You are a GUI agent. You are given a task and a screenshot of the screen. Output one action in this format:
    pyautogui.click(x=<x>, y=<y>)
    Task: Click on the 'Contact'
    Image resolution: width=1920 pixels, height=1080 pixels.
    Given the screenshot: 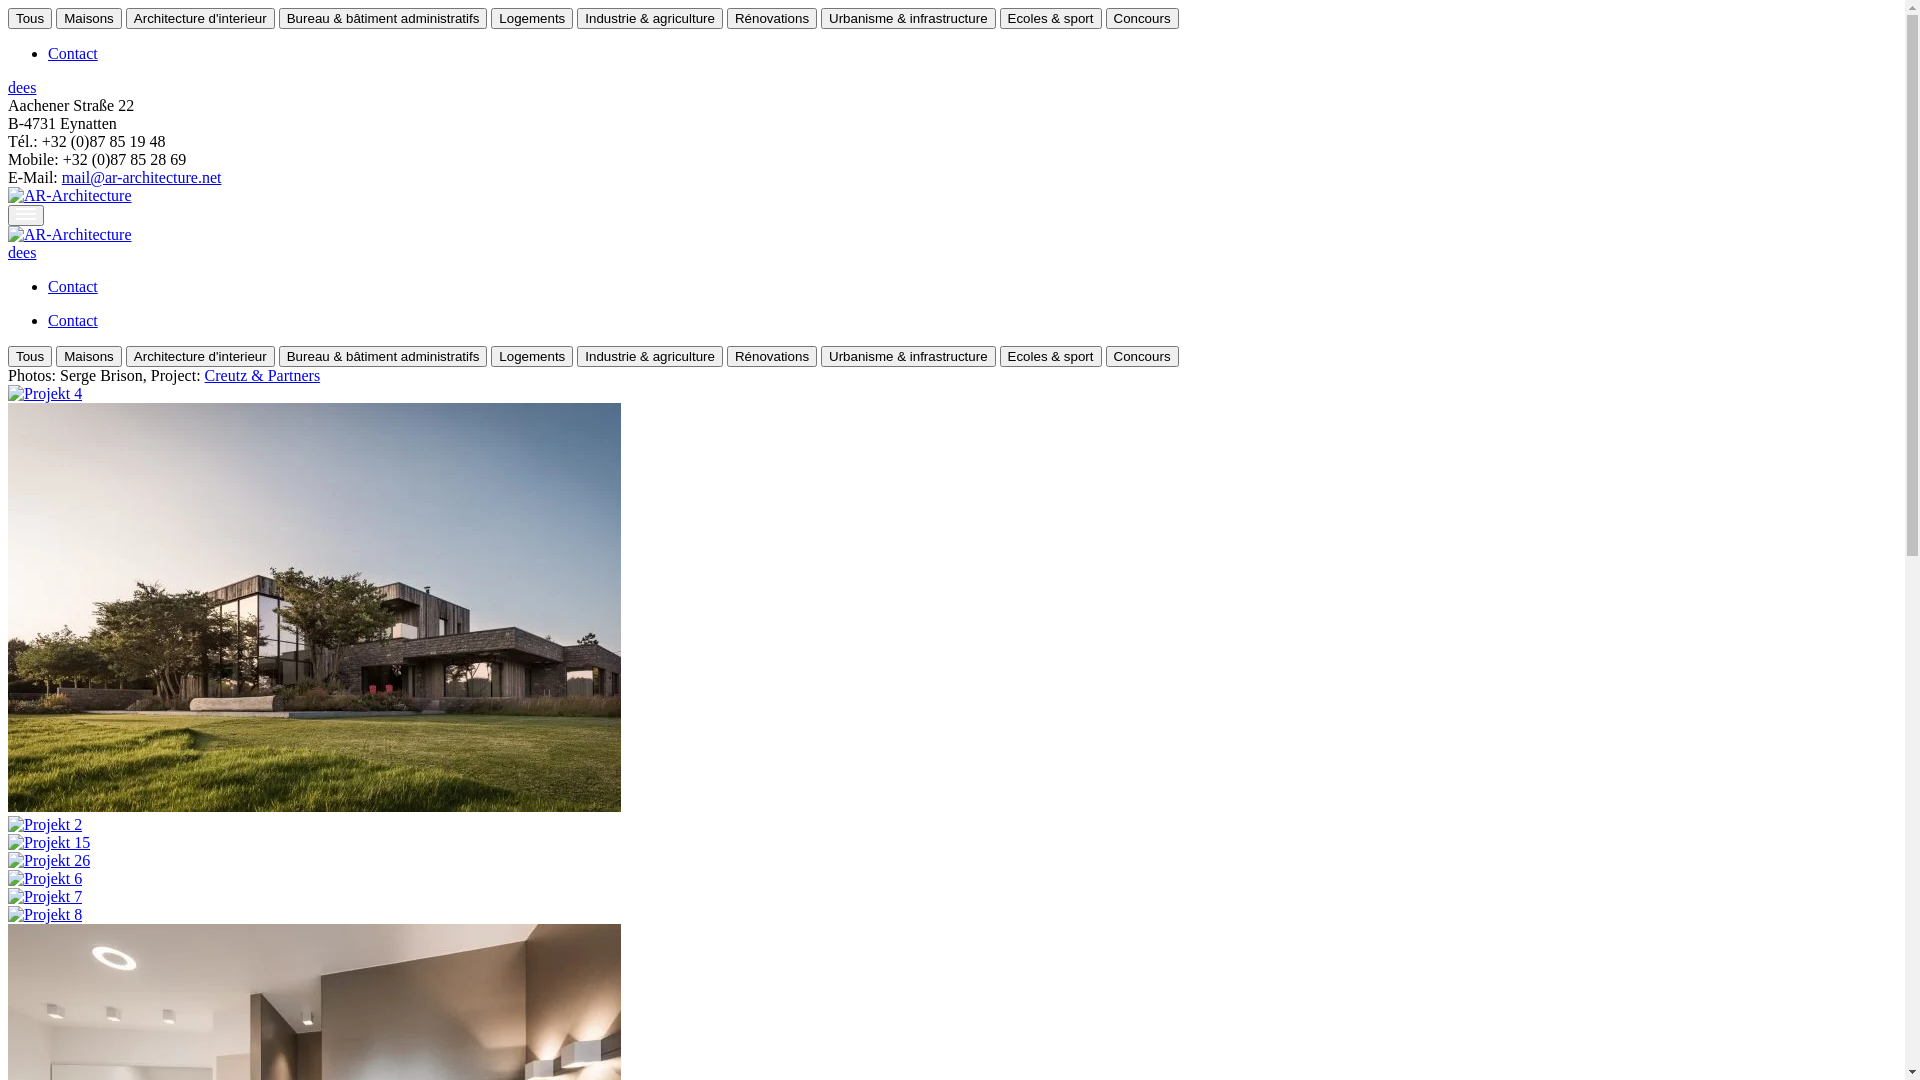 What is the action you would take?
    pyautogui.click(x=48, y=319)
    